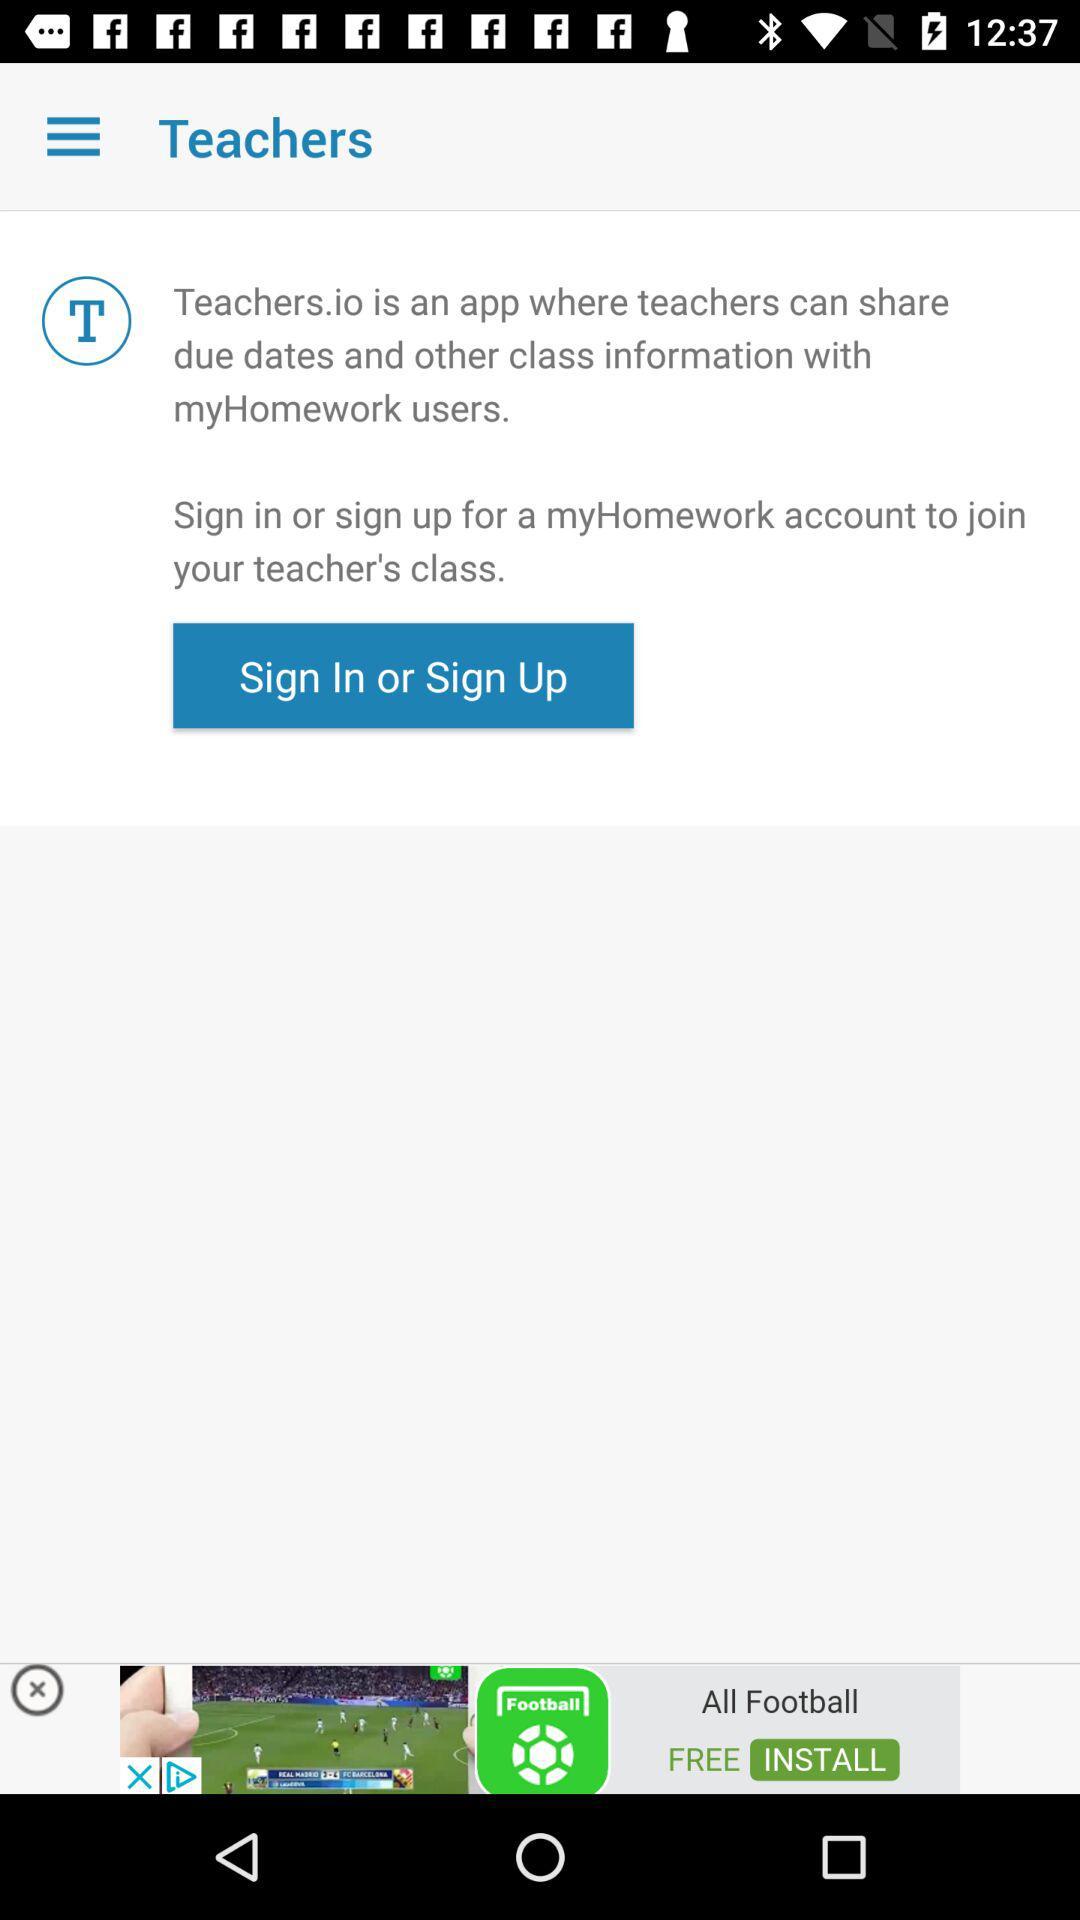  I want to click on open drop down menu, so click(72, 135).